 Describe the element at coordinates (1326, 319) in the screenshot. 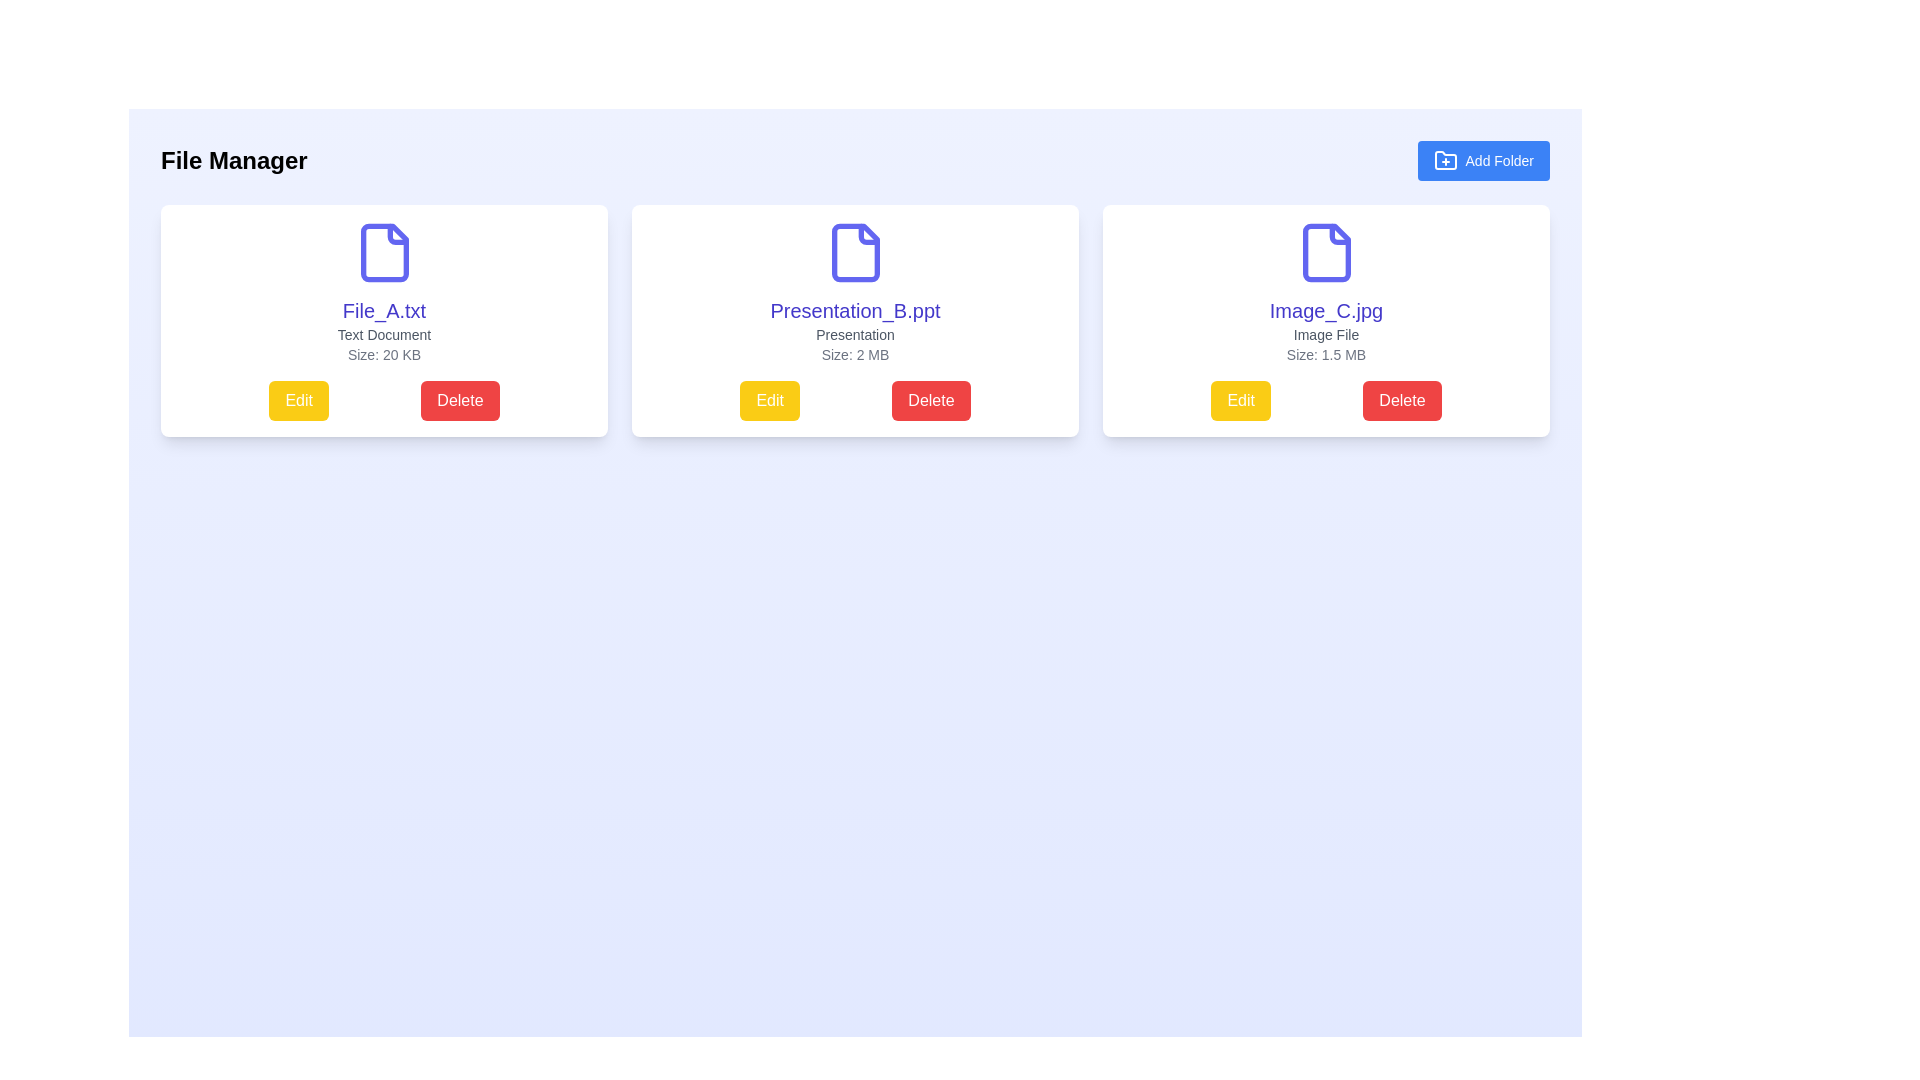

I see `the Card Component displaying 'Image_C.jpg' with a document icon, which is the third card in the row of three in the File Manager` at that location.